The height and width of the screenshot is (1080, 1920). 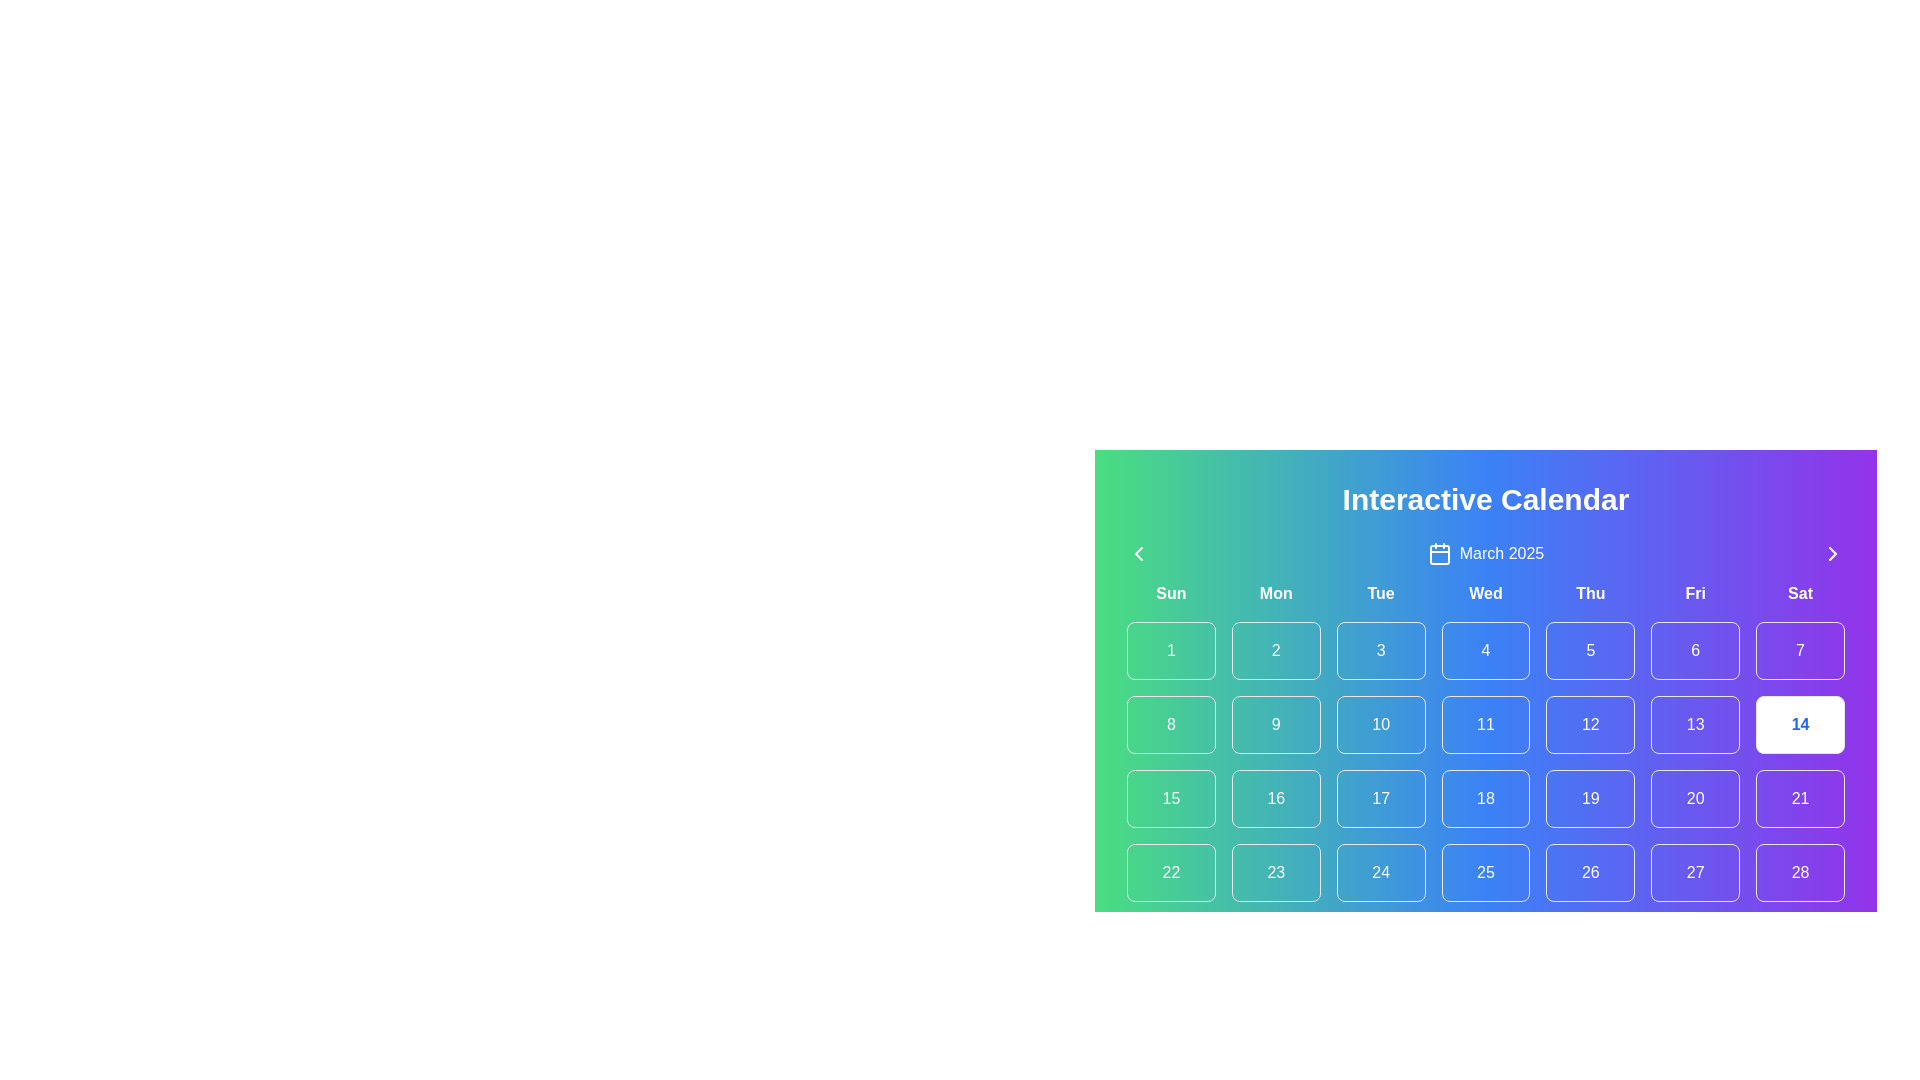 What do you see at coordinates (1380, 797) in the screenshot?
I see `the date selection button for the 17th in the calendar interface` at bounding box center [1380, 797].